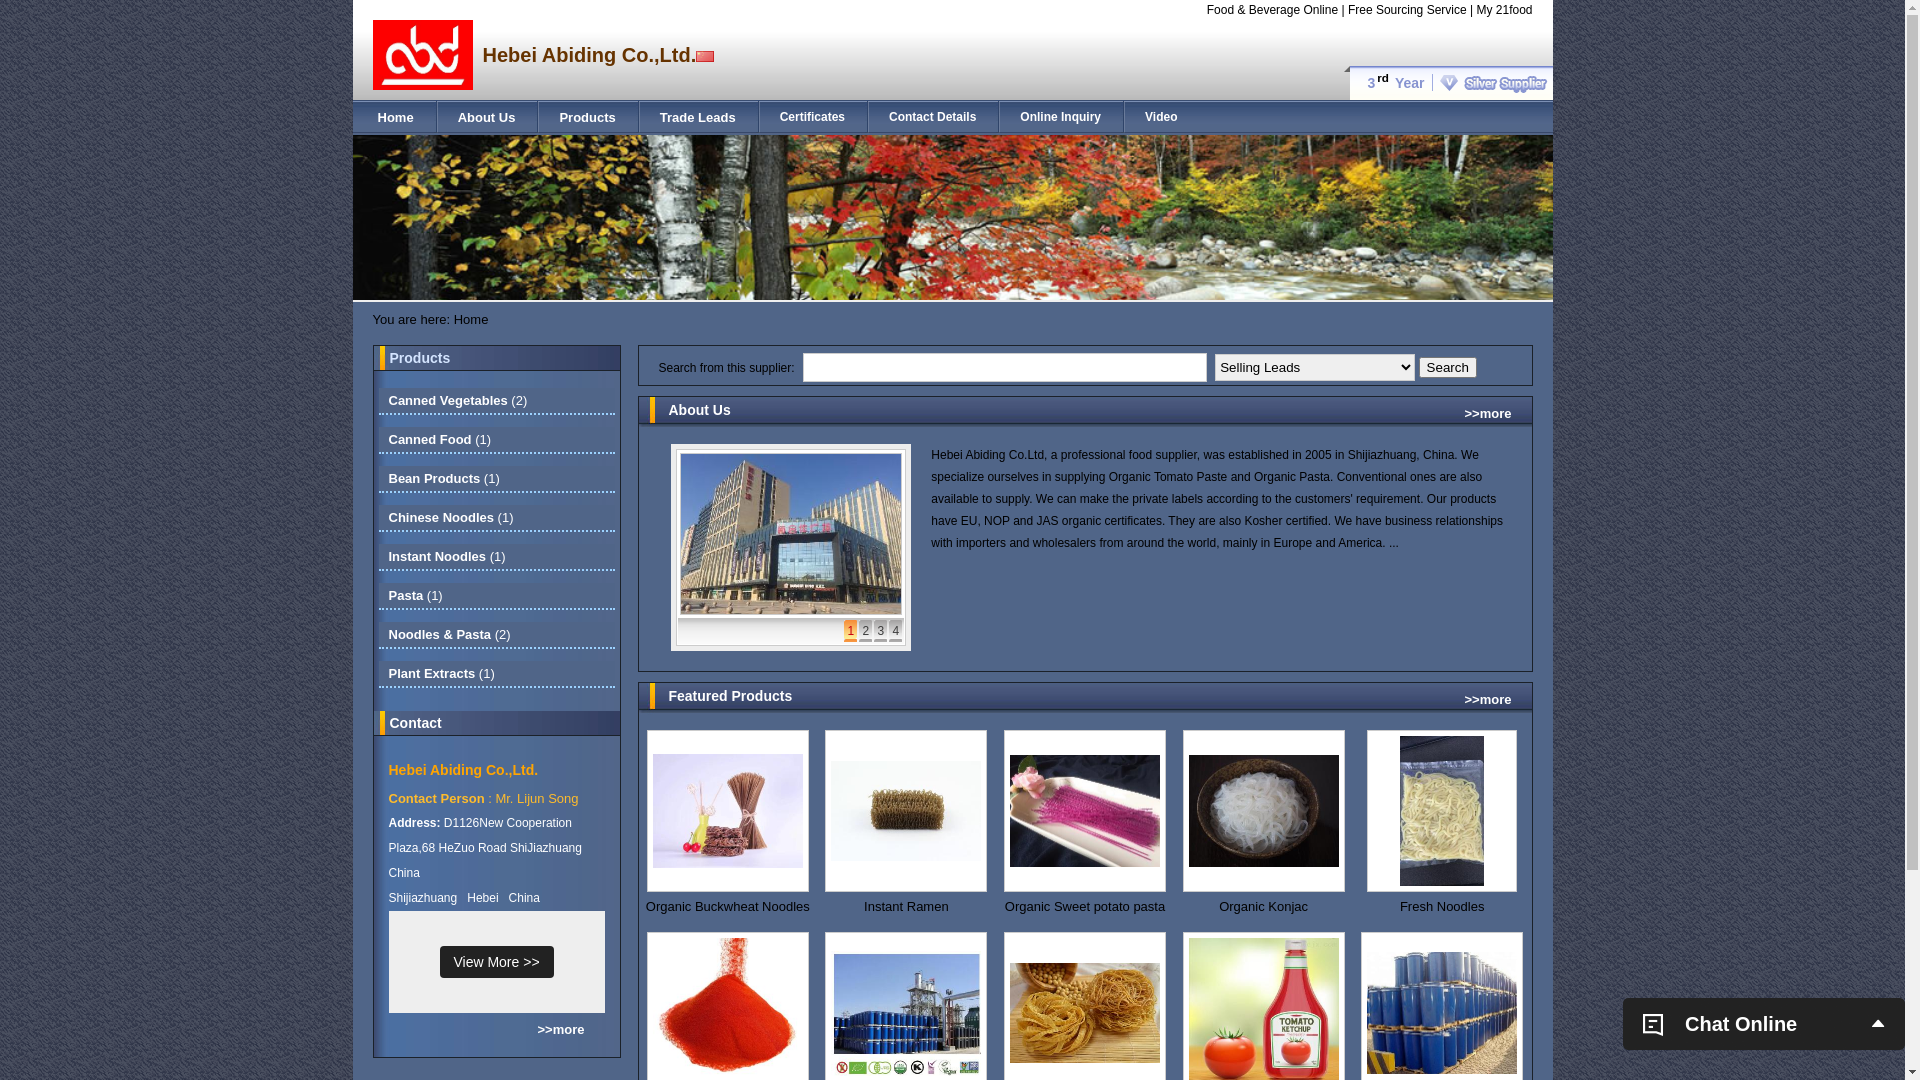 The width and height of the screenshot is (1920, 1080). Describe the element at coordinates (1059, 116) in the screenshot. I see `'Online Inquiry'` at that location.